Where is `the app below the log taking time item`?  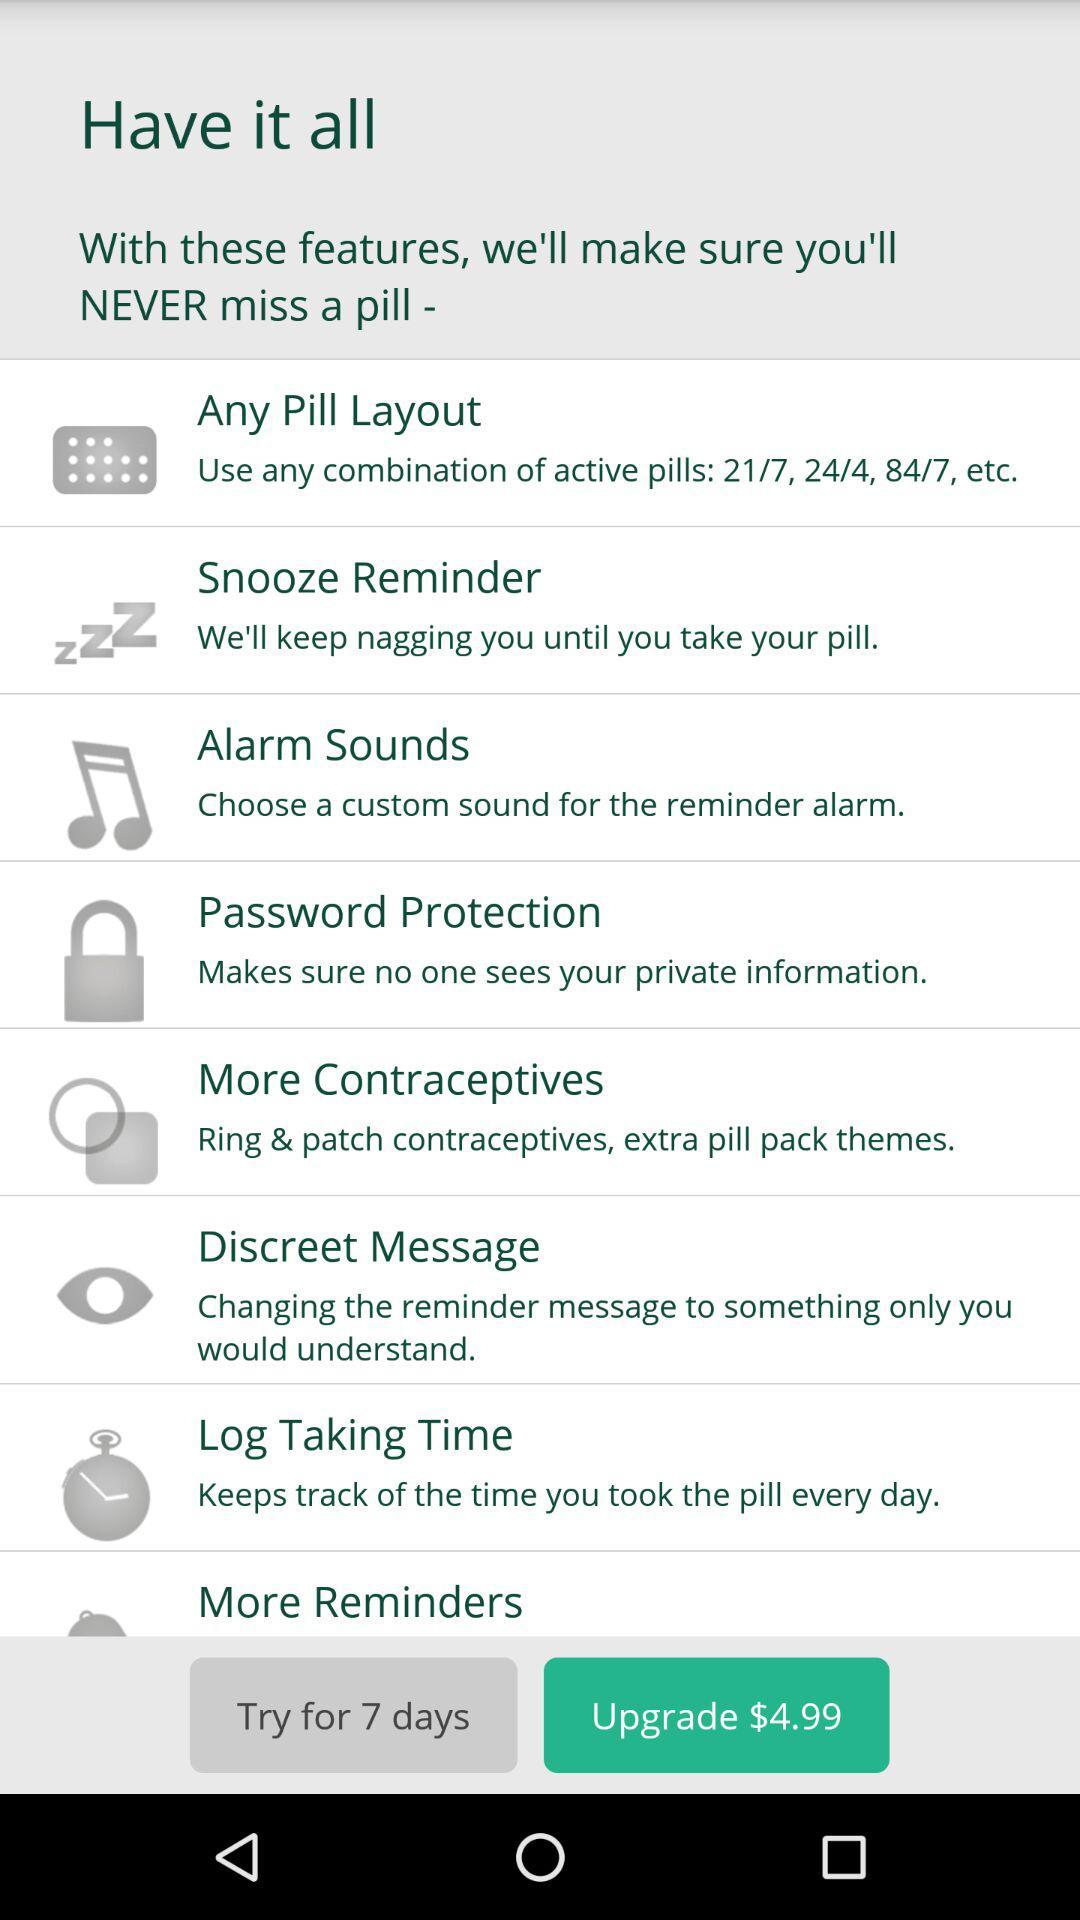 the app below the log taking time item is located at coordinates (624, 1493).